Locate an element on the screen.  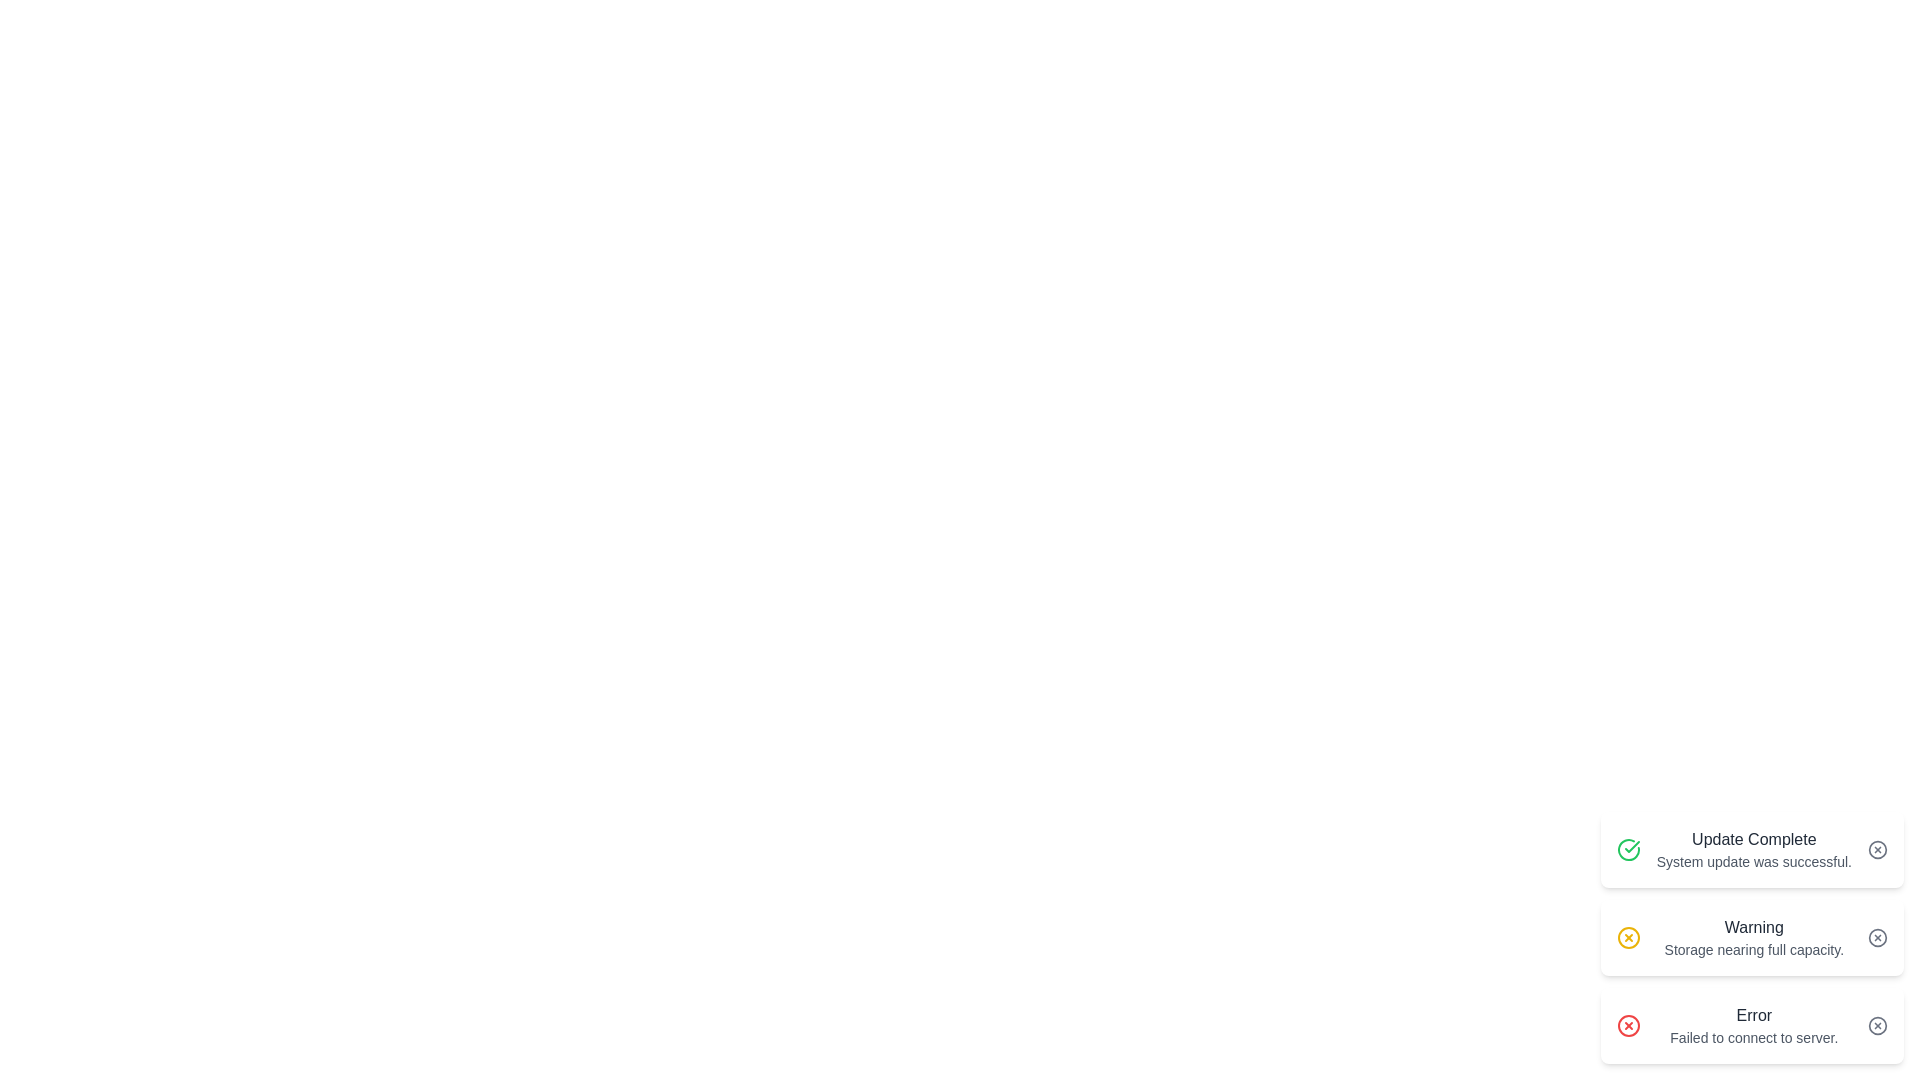
the error icon in the notification card labeled 'Error' which indicates an issue with the text 'Failed to connect to server.' is located at coordinates (1628, 1026).